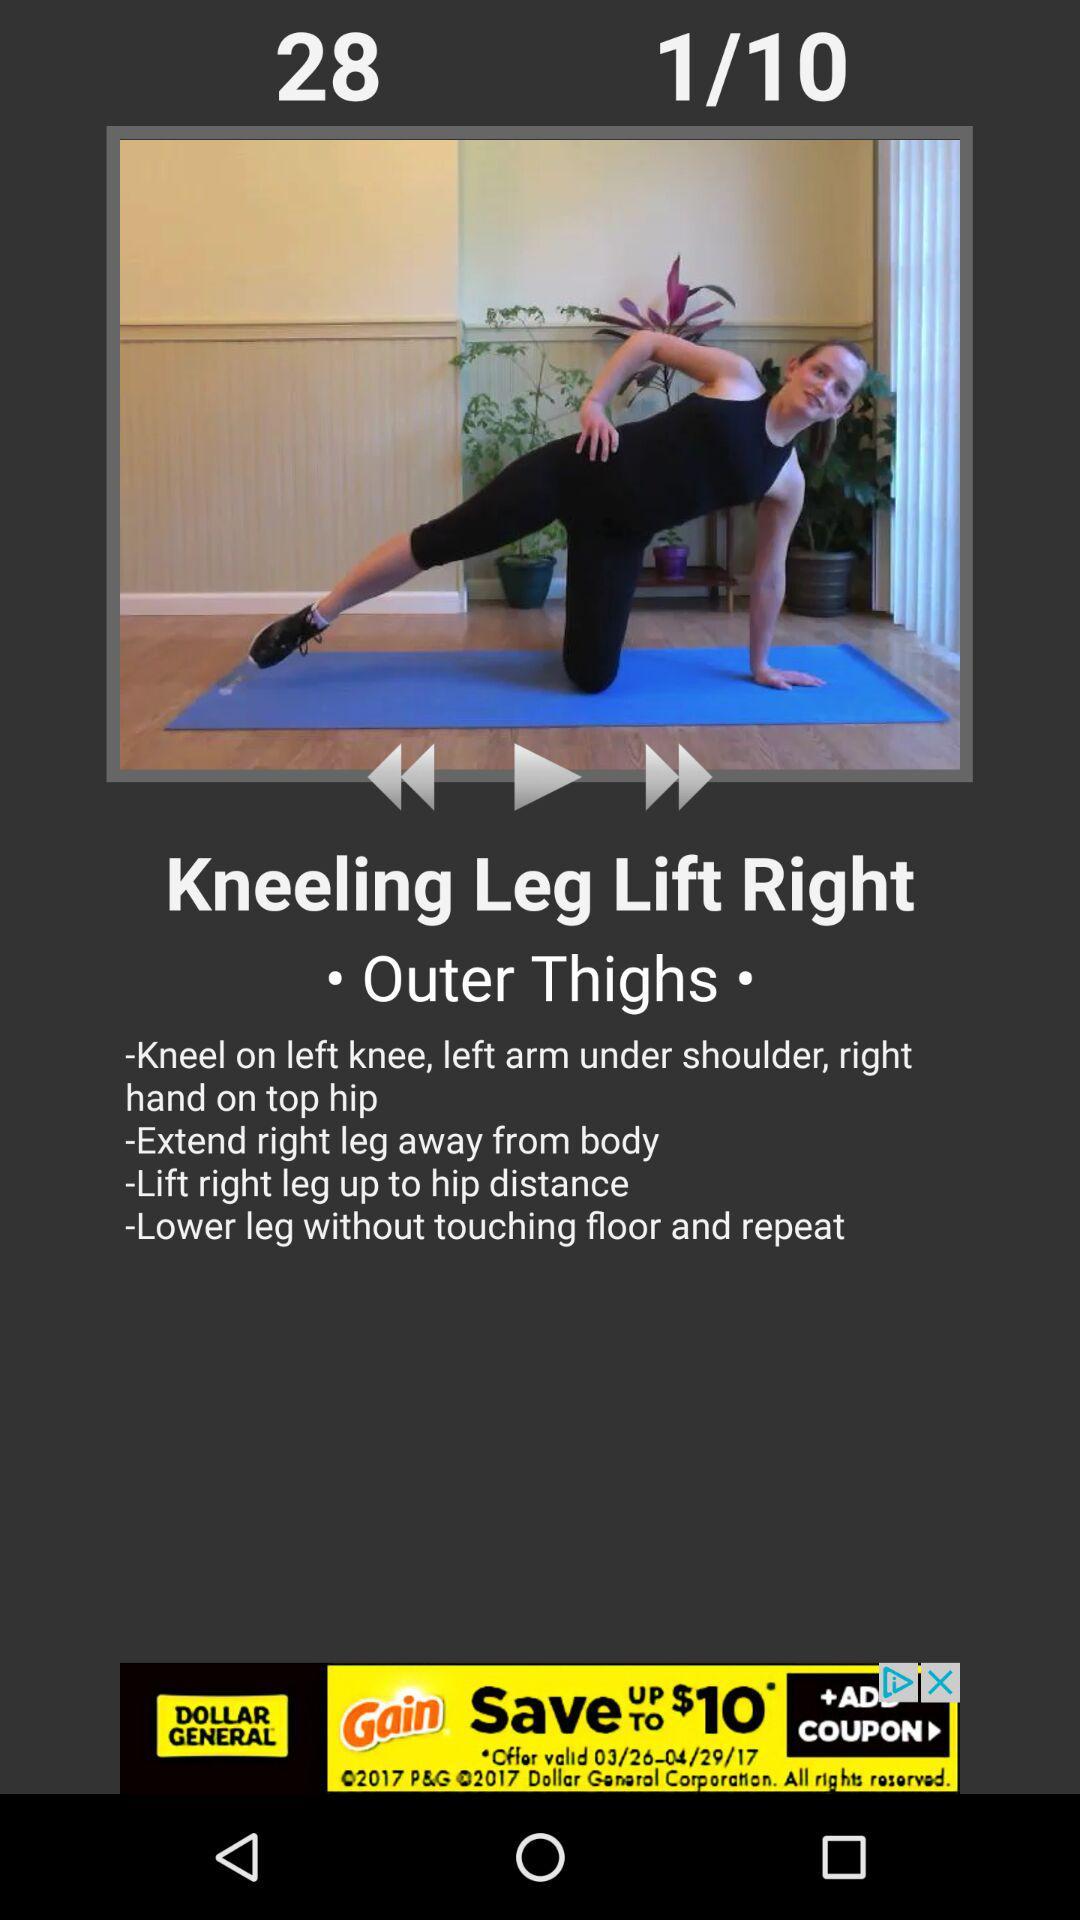 The height and width of the screenshot is (1920, 1080). Describe the element at coordinates (540, 1727) in the screenshot. I see `selected advertisement` at that location.